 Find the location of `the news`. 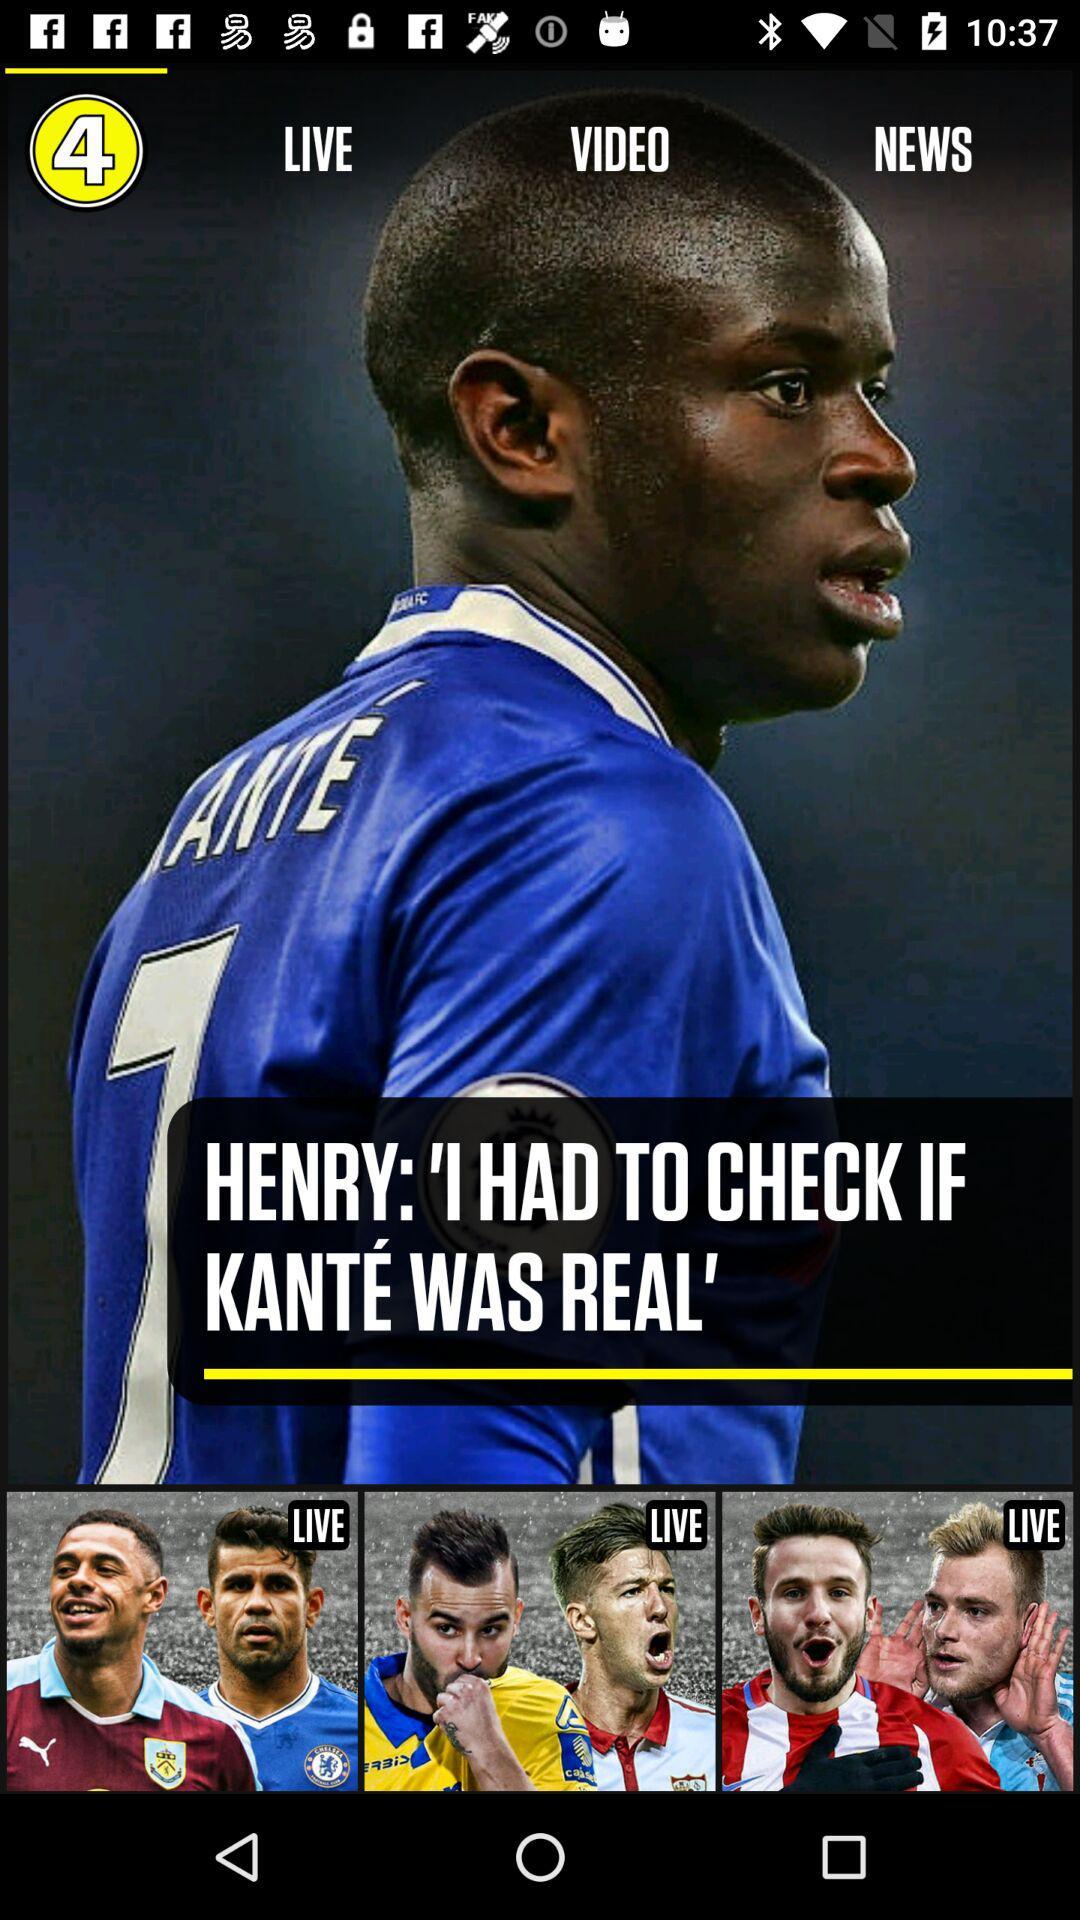

the news is located at coordinates (923, 149).